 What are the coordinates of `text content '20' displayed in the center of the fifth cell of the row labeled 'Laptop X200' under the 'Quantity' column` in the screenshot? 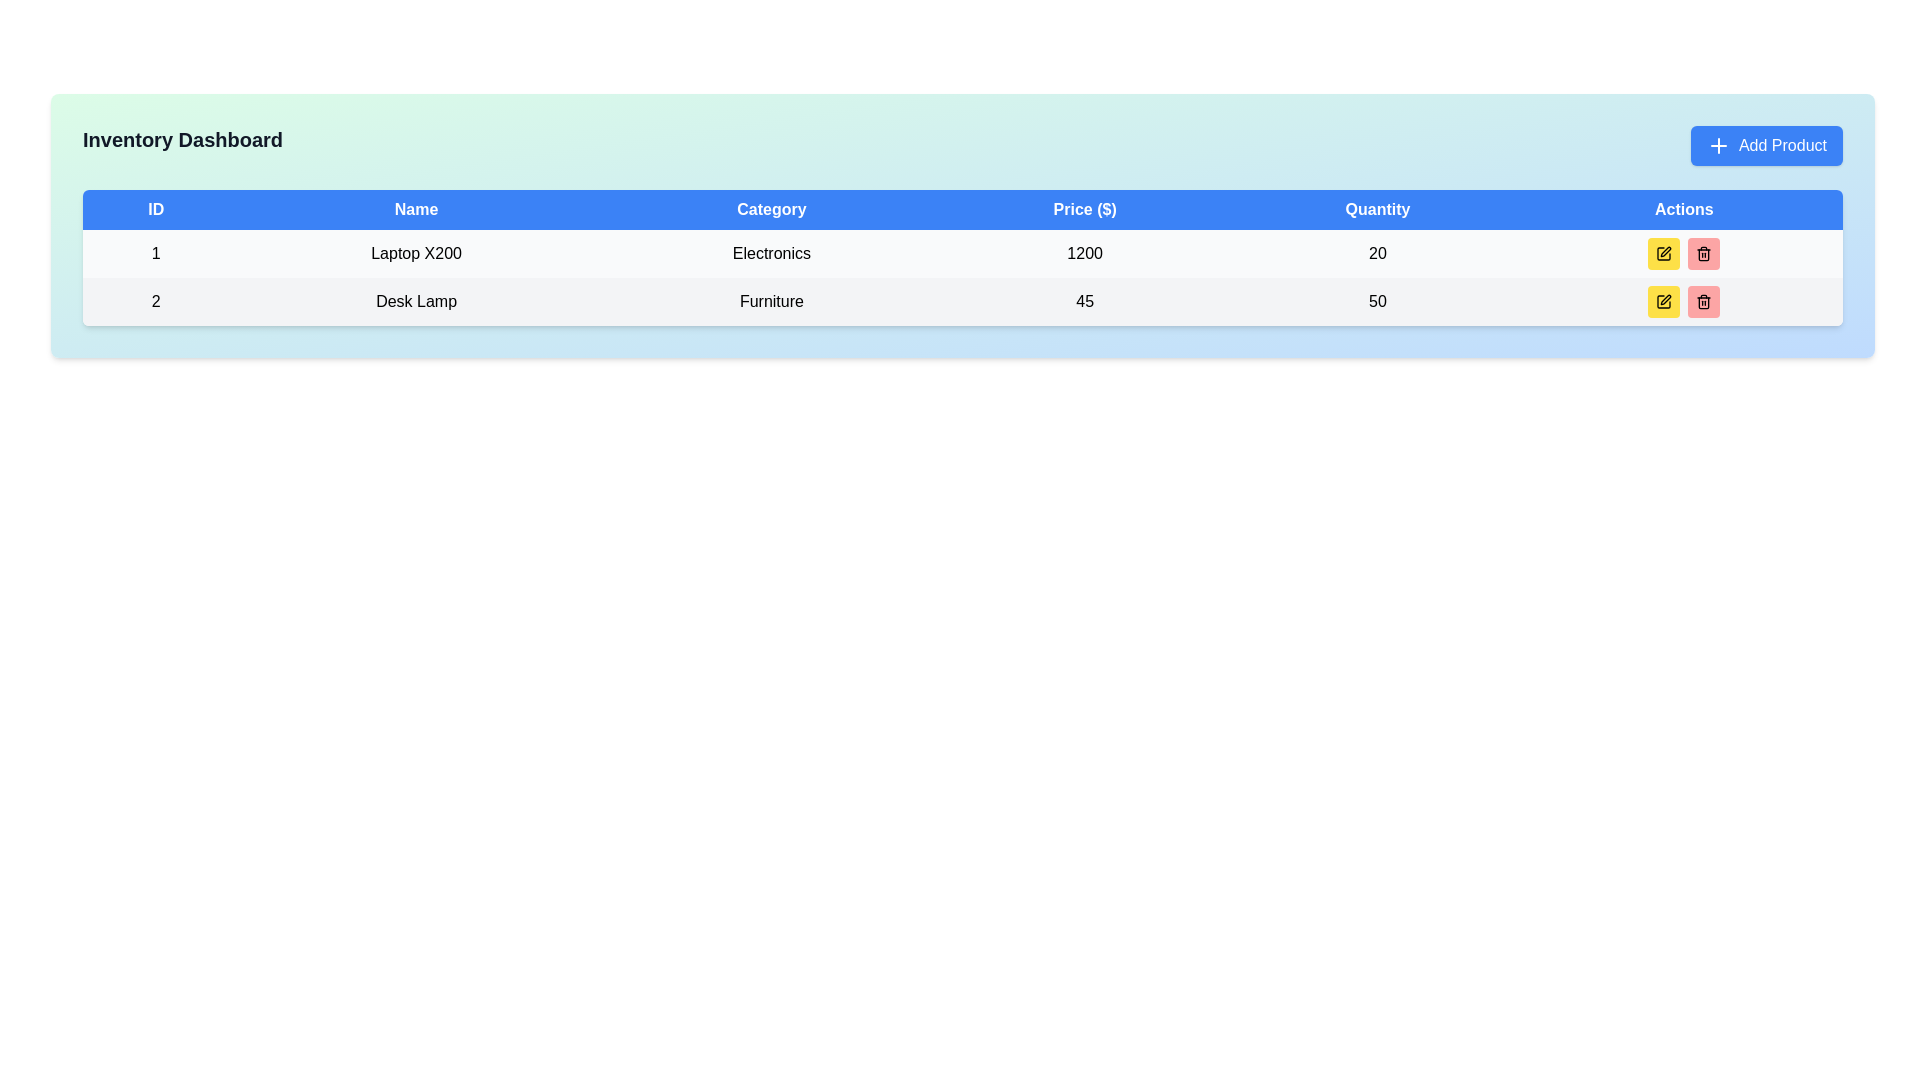 It's located at (1376, 253).